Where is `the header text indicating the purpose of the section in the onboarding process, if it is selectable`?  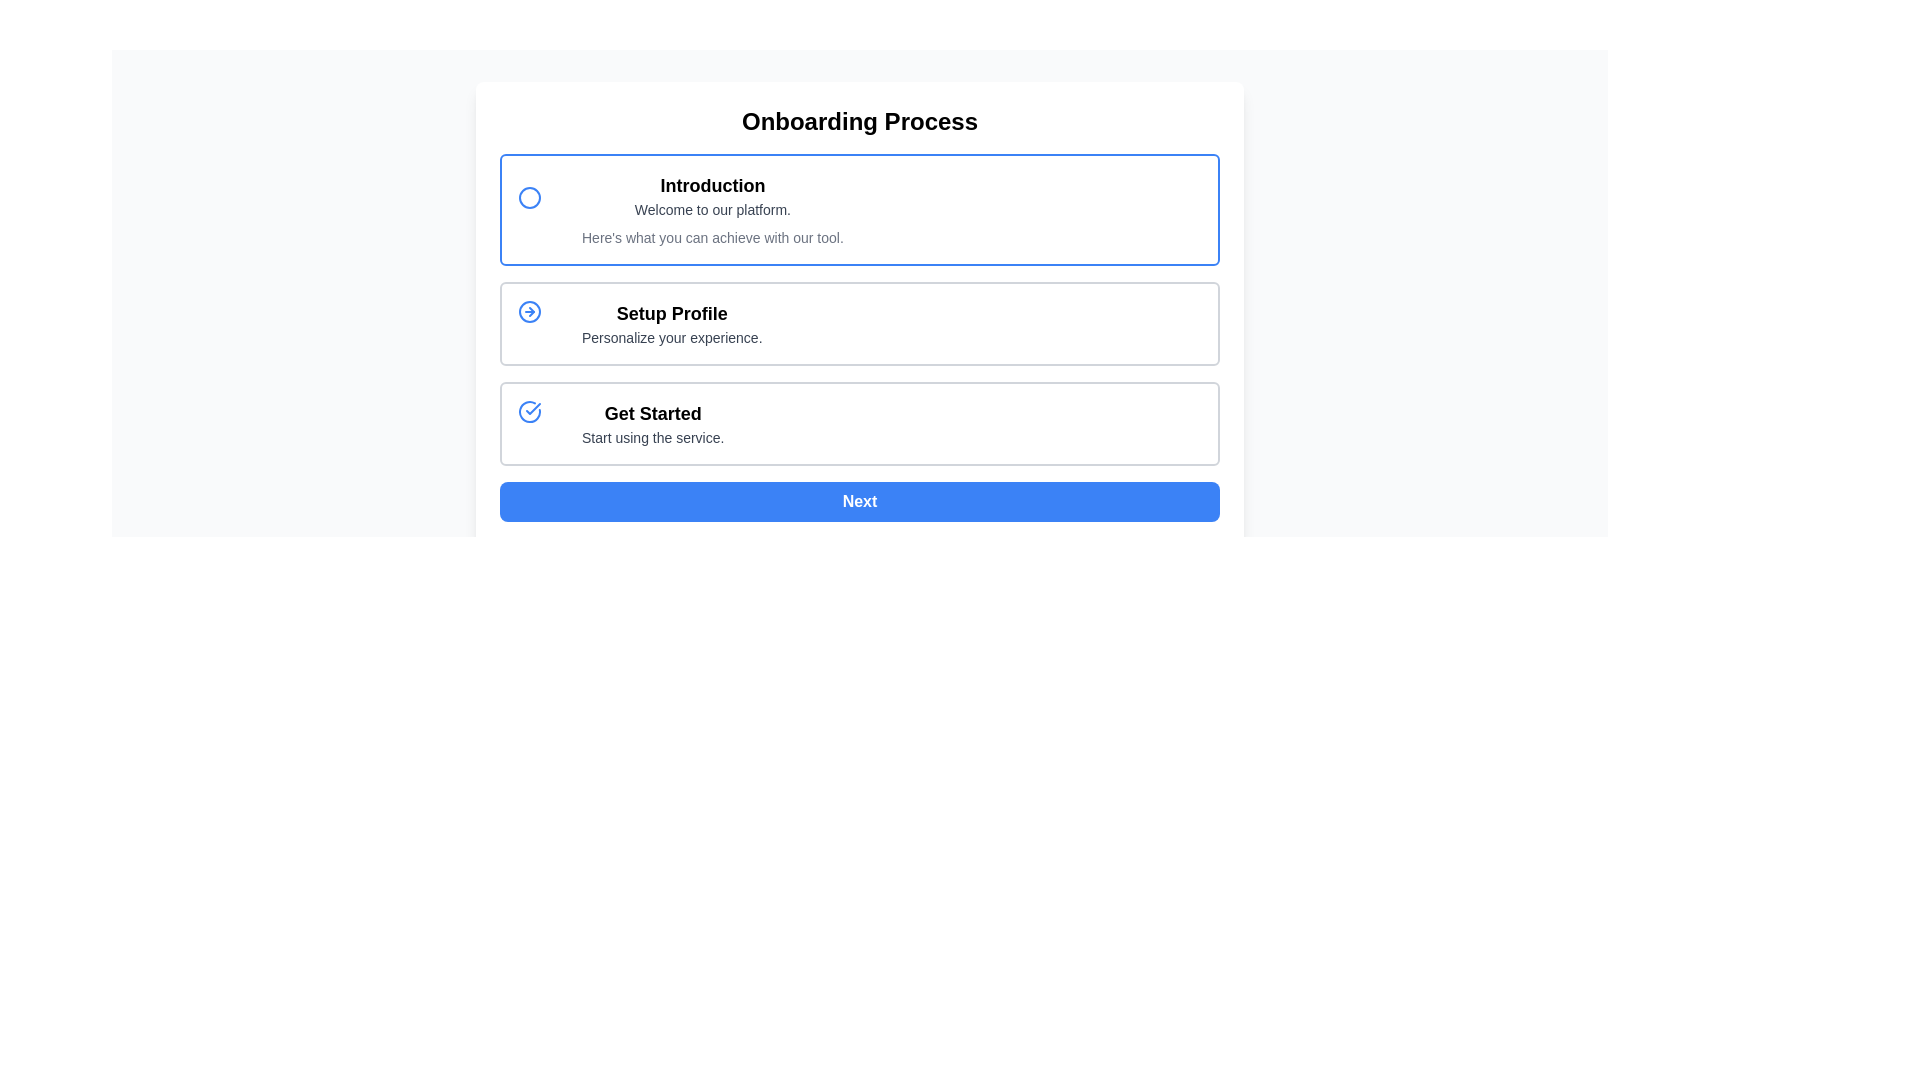
the header text indicating the purpose of the section in the onboarding process, if it is selectable is located at coordinates (653, 412).